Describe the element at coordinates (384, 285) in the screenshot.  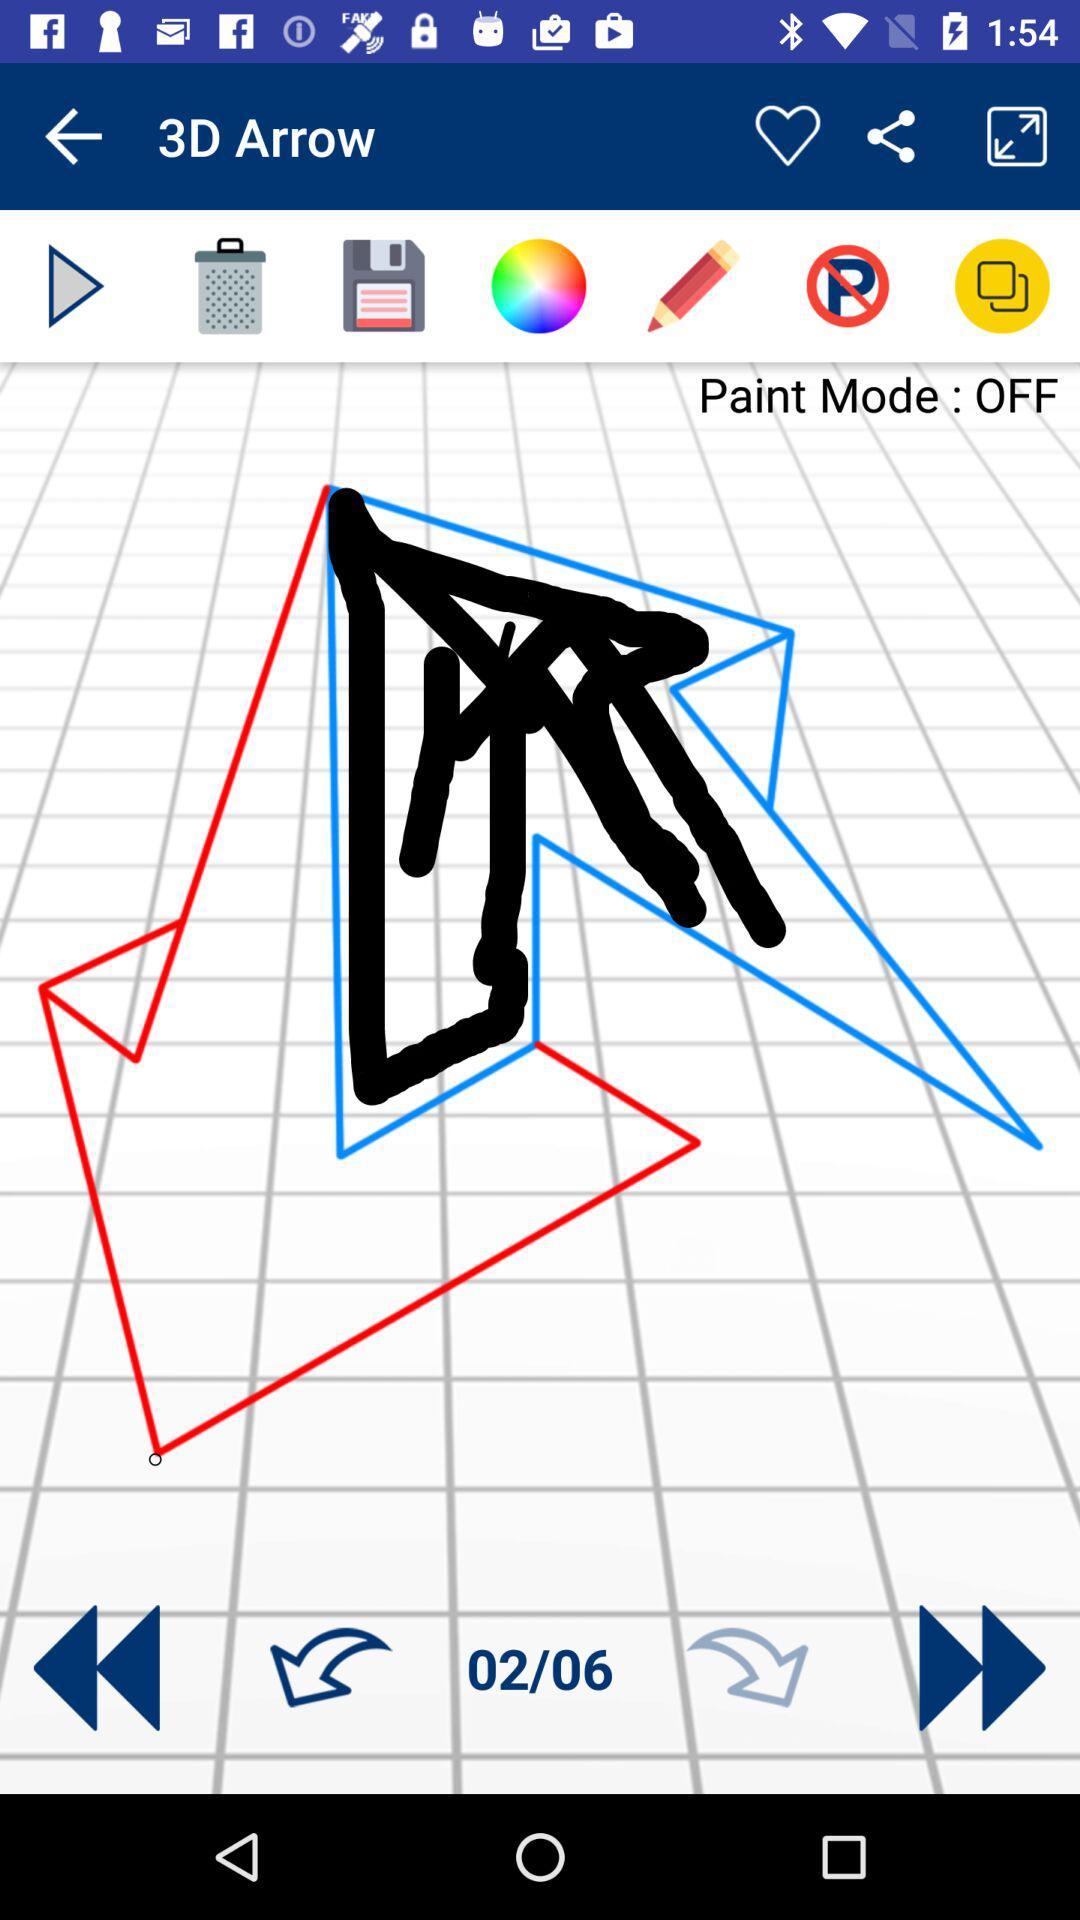
I see `new layer` at that location.